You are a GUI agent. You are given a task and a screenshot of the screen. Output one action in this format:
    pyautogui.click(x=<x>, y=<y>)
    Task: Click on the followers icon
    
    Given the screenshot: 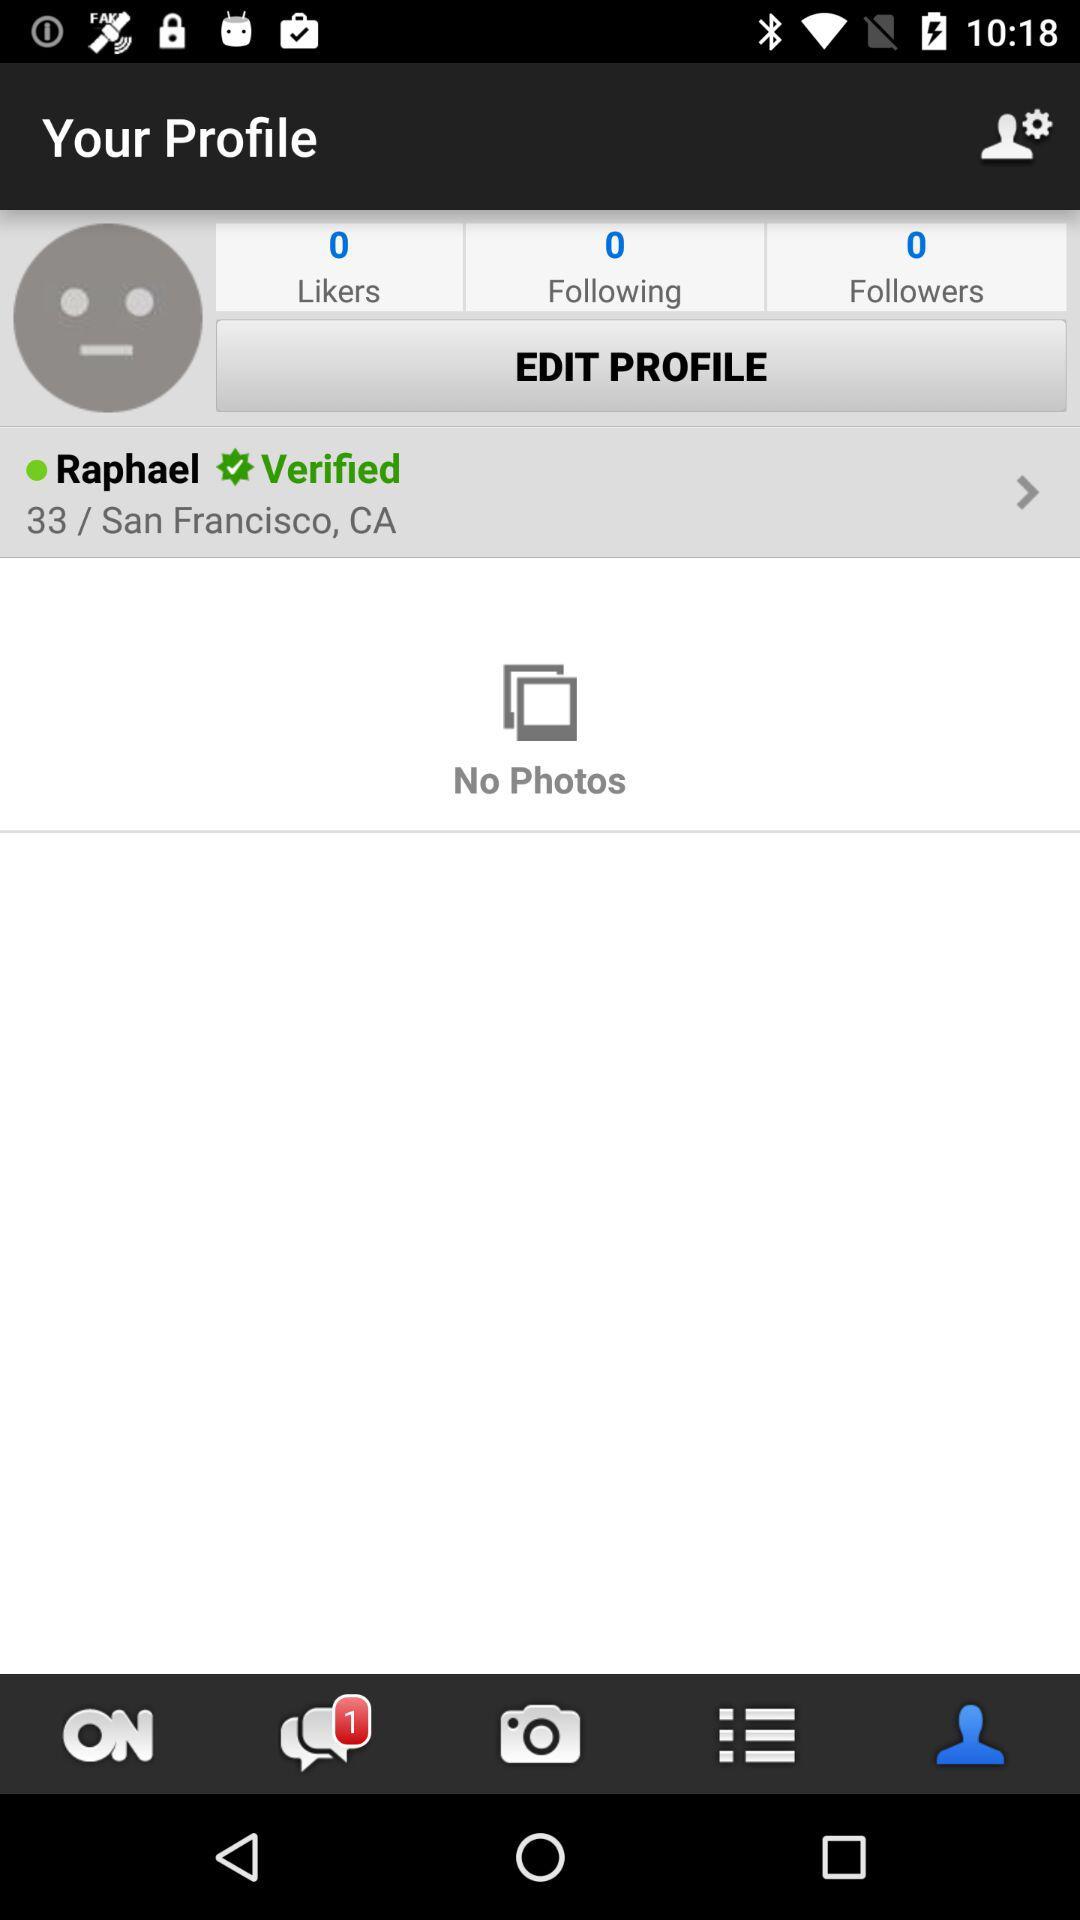 What is the action you would take?
    pyautogui.click(x=916, y=288)
    